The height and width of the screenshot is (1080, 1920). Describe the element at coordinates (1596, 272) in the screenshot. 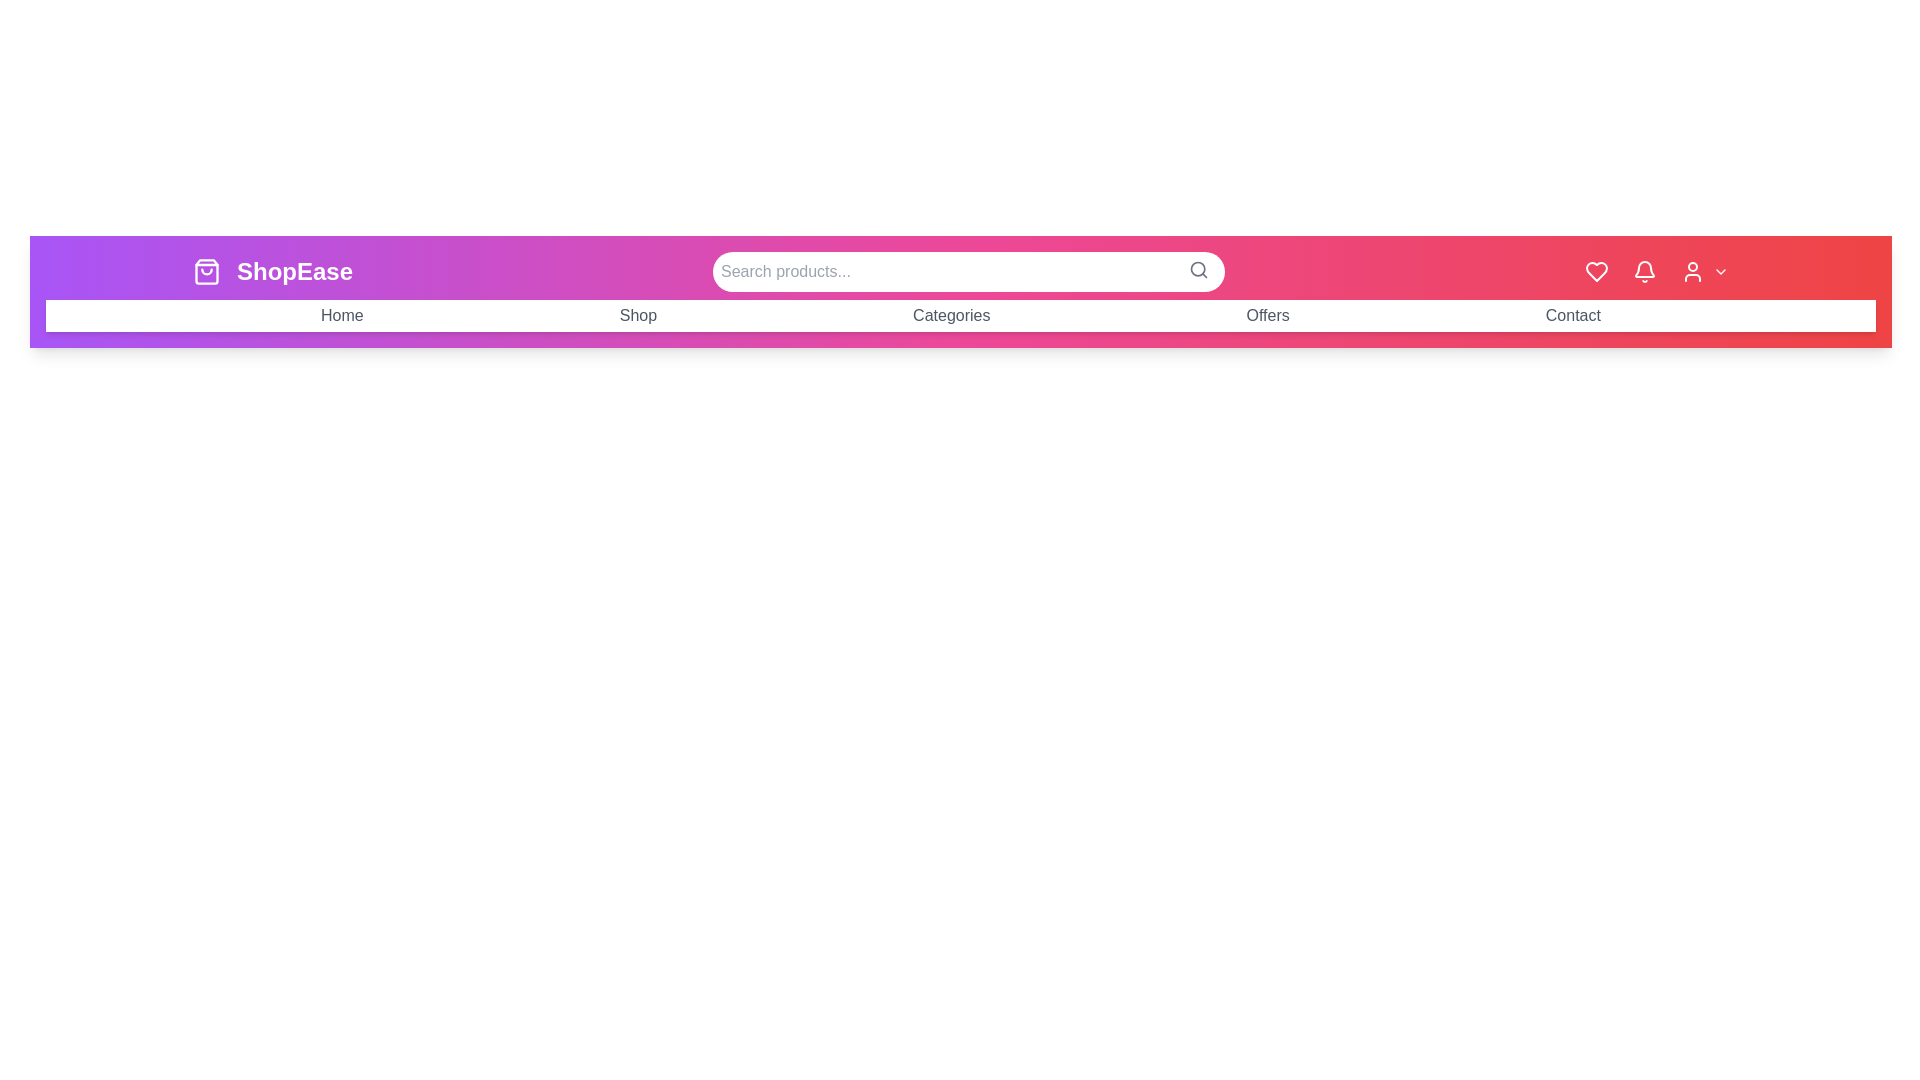

I see `the heart icon in the app bar` at that location.